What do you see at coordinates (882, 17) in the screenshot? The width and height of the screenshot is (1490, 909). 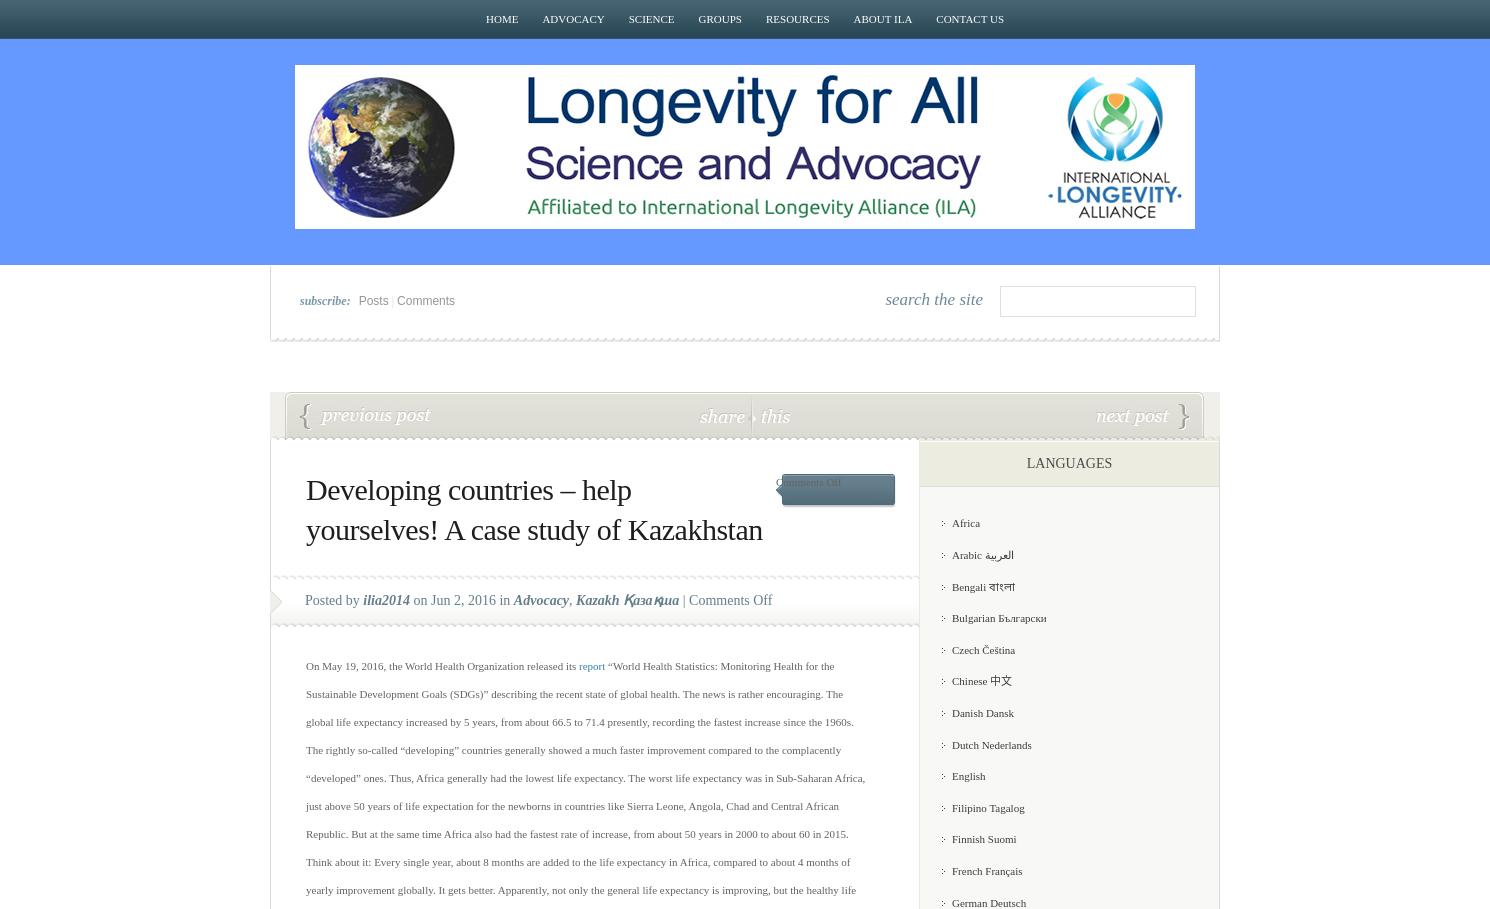 I see `'ABOUT ILA'` at bounding box center [882, 17].